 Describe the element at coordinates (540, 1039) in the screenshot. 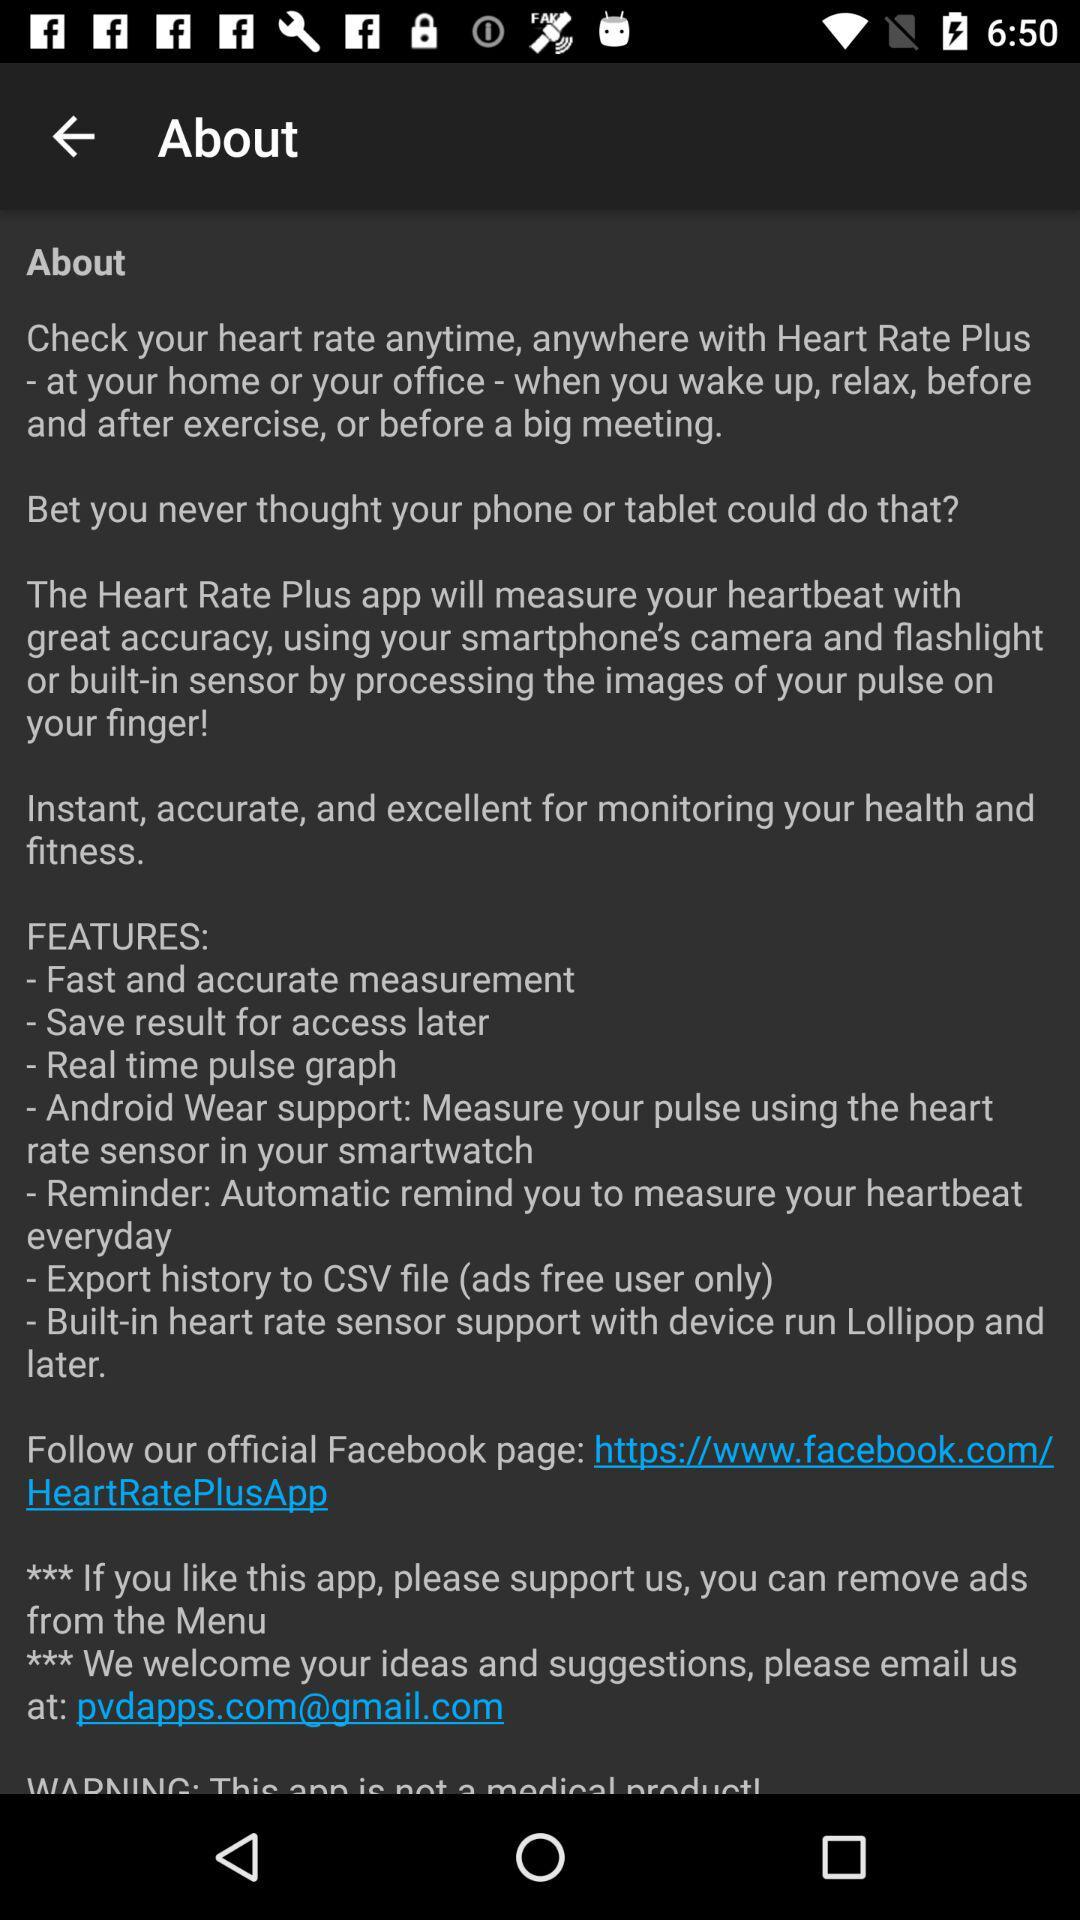

I see `the check your heart item` at that location.